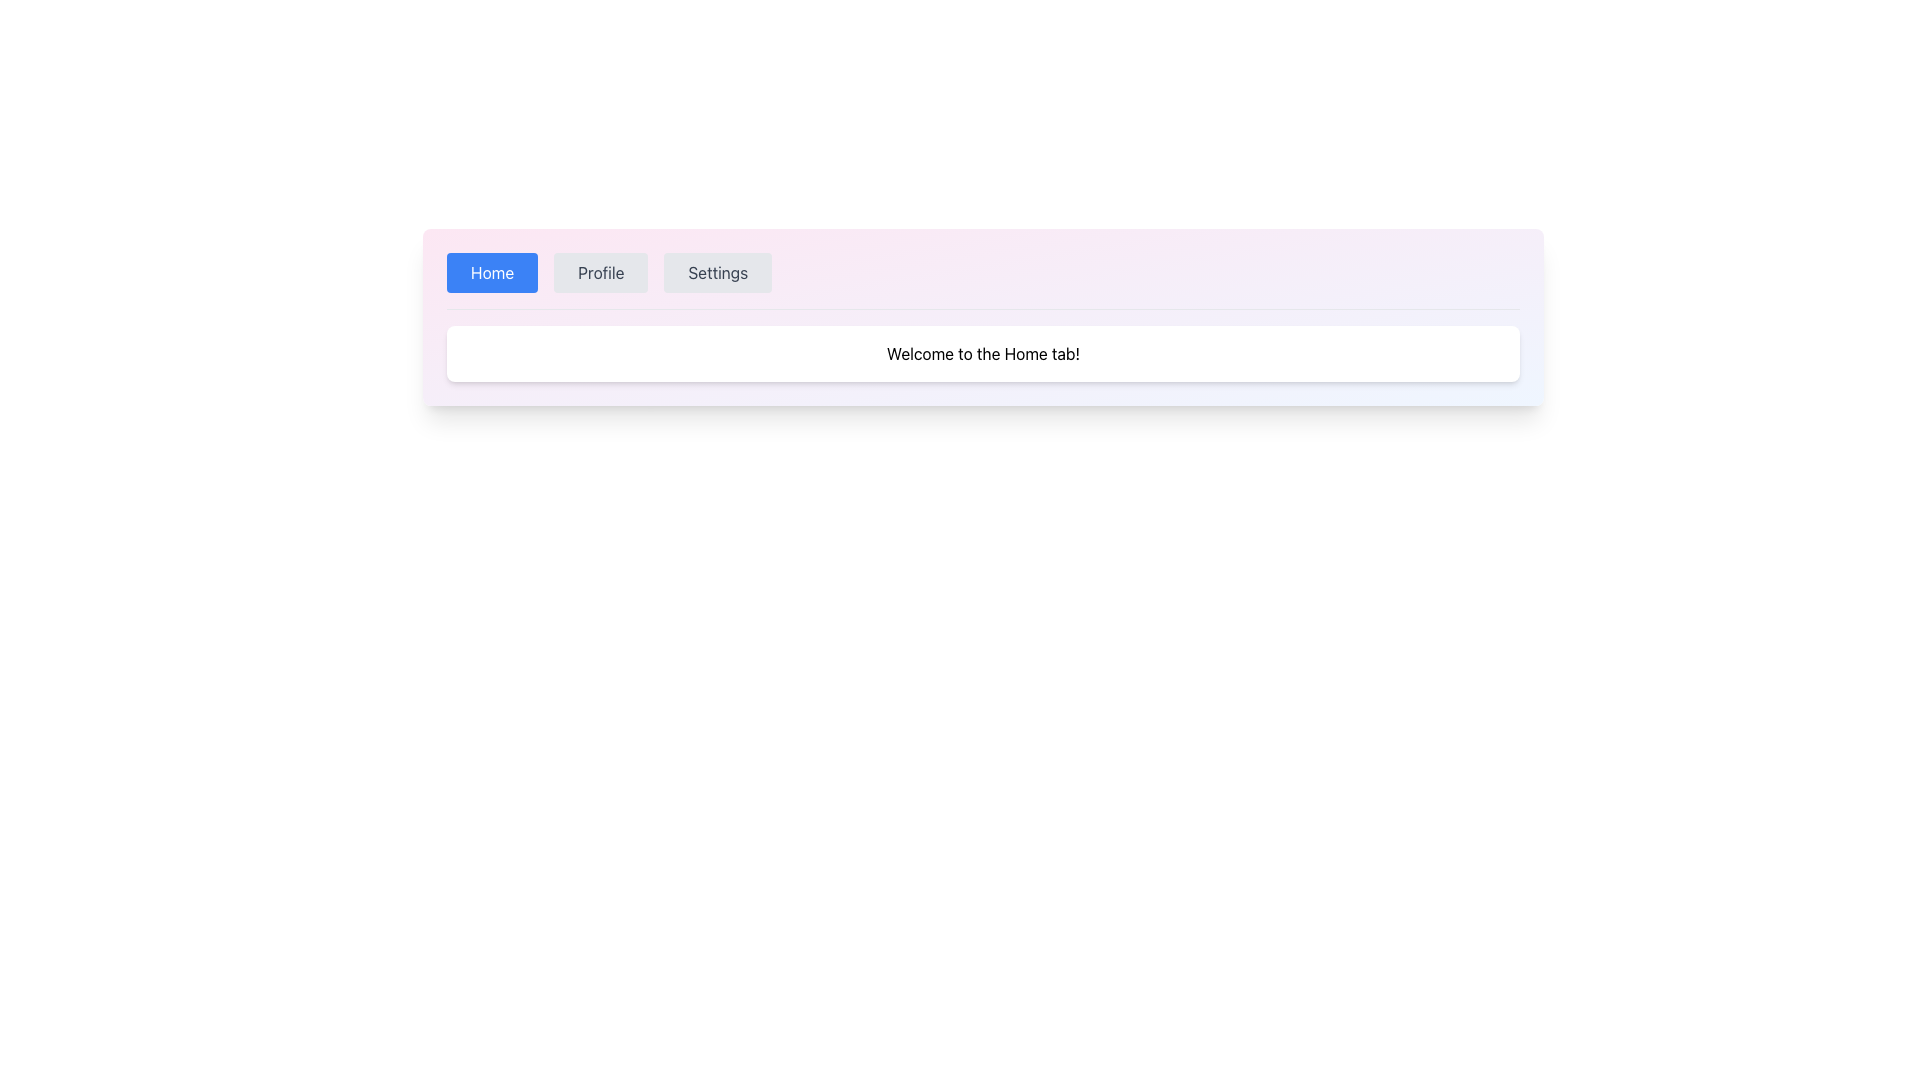 The height and width of the screenshot is (1080, 1920). What do you see at coordinates (600, 273) in the screenshot?
I see `the 'Profile' button located in the navigation bar` at bounding box center [600, 273].